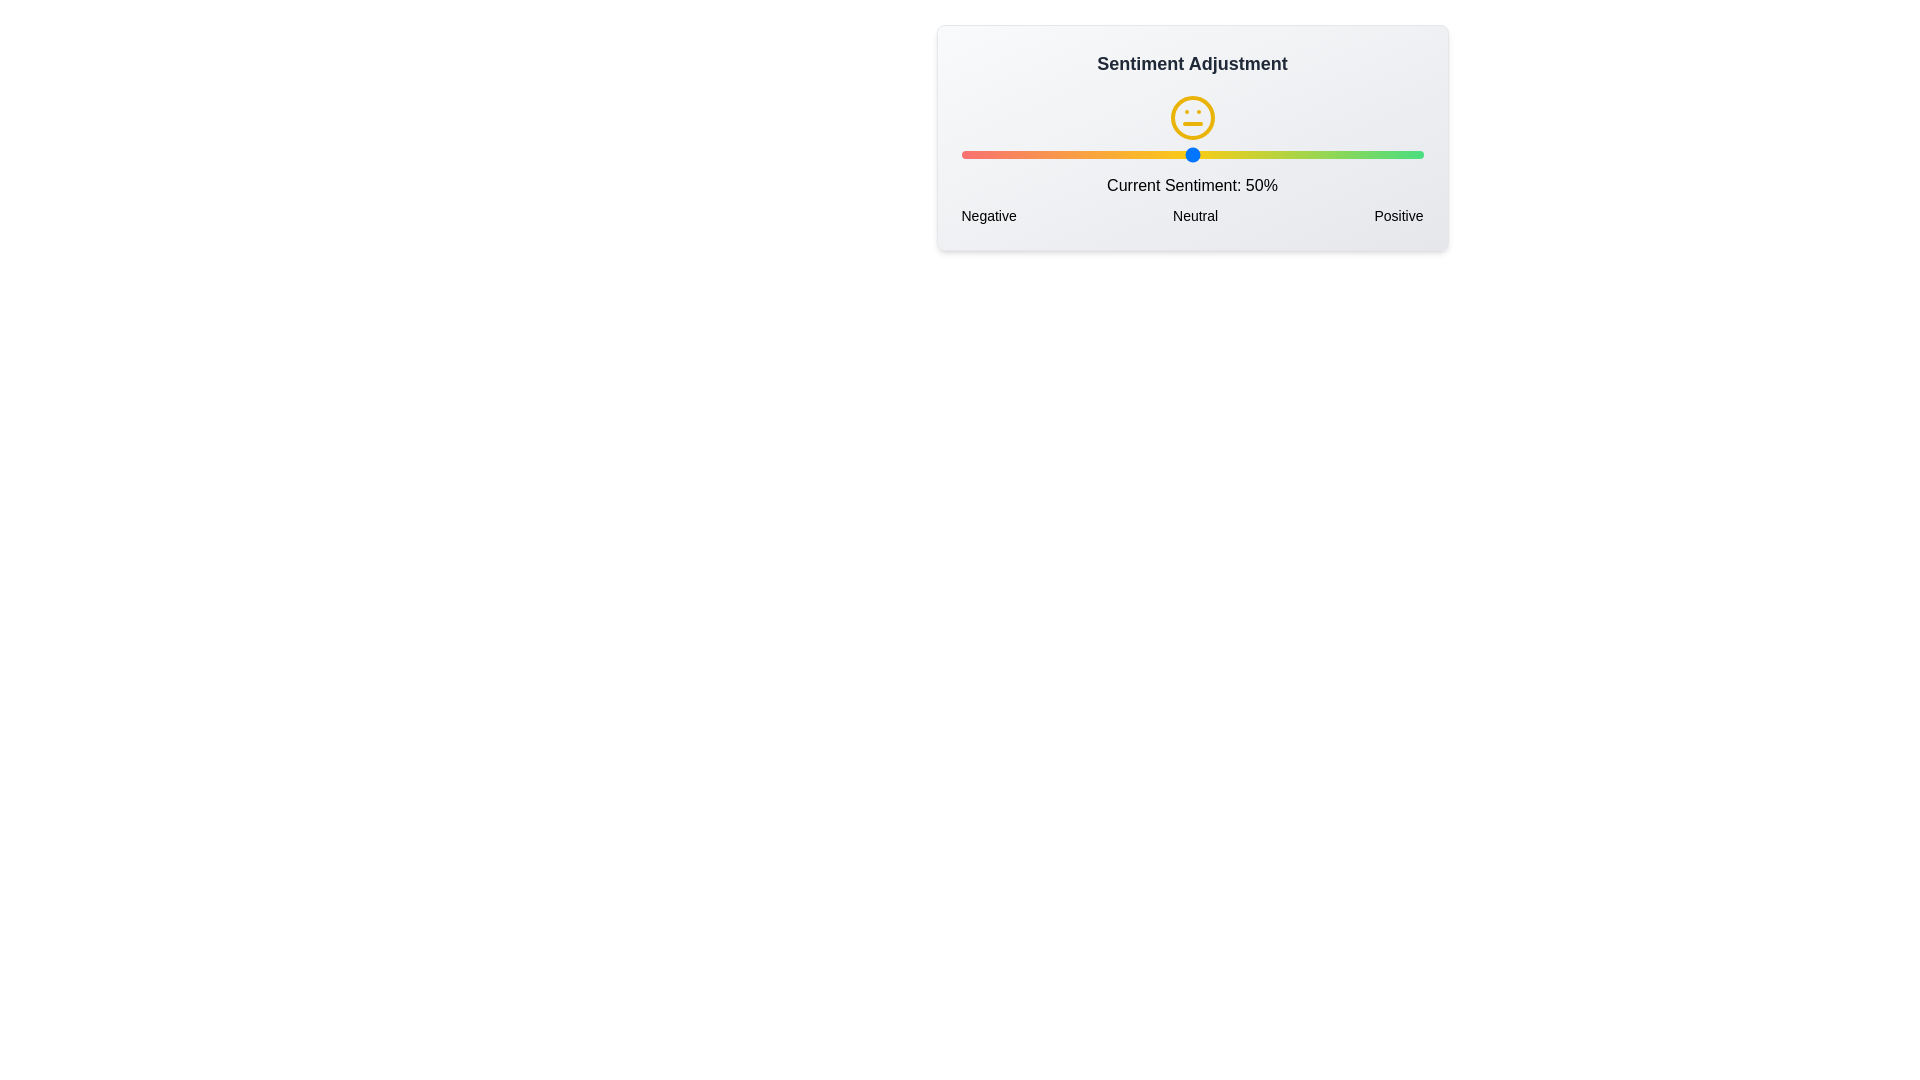 The width and height of the screenshot is (1920, 1080). Describe the element at coordinates (1057, 153) in the screenshot. I see `the sentiment slider to 21% to observe the corresponding sentiment icon` at that location.